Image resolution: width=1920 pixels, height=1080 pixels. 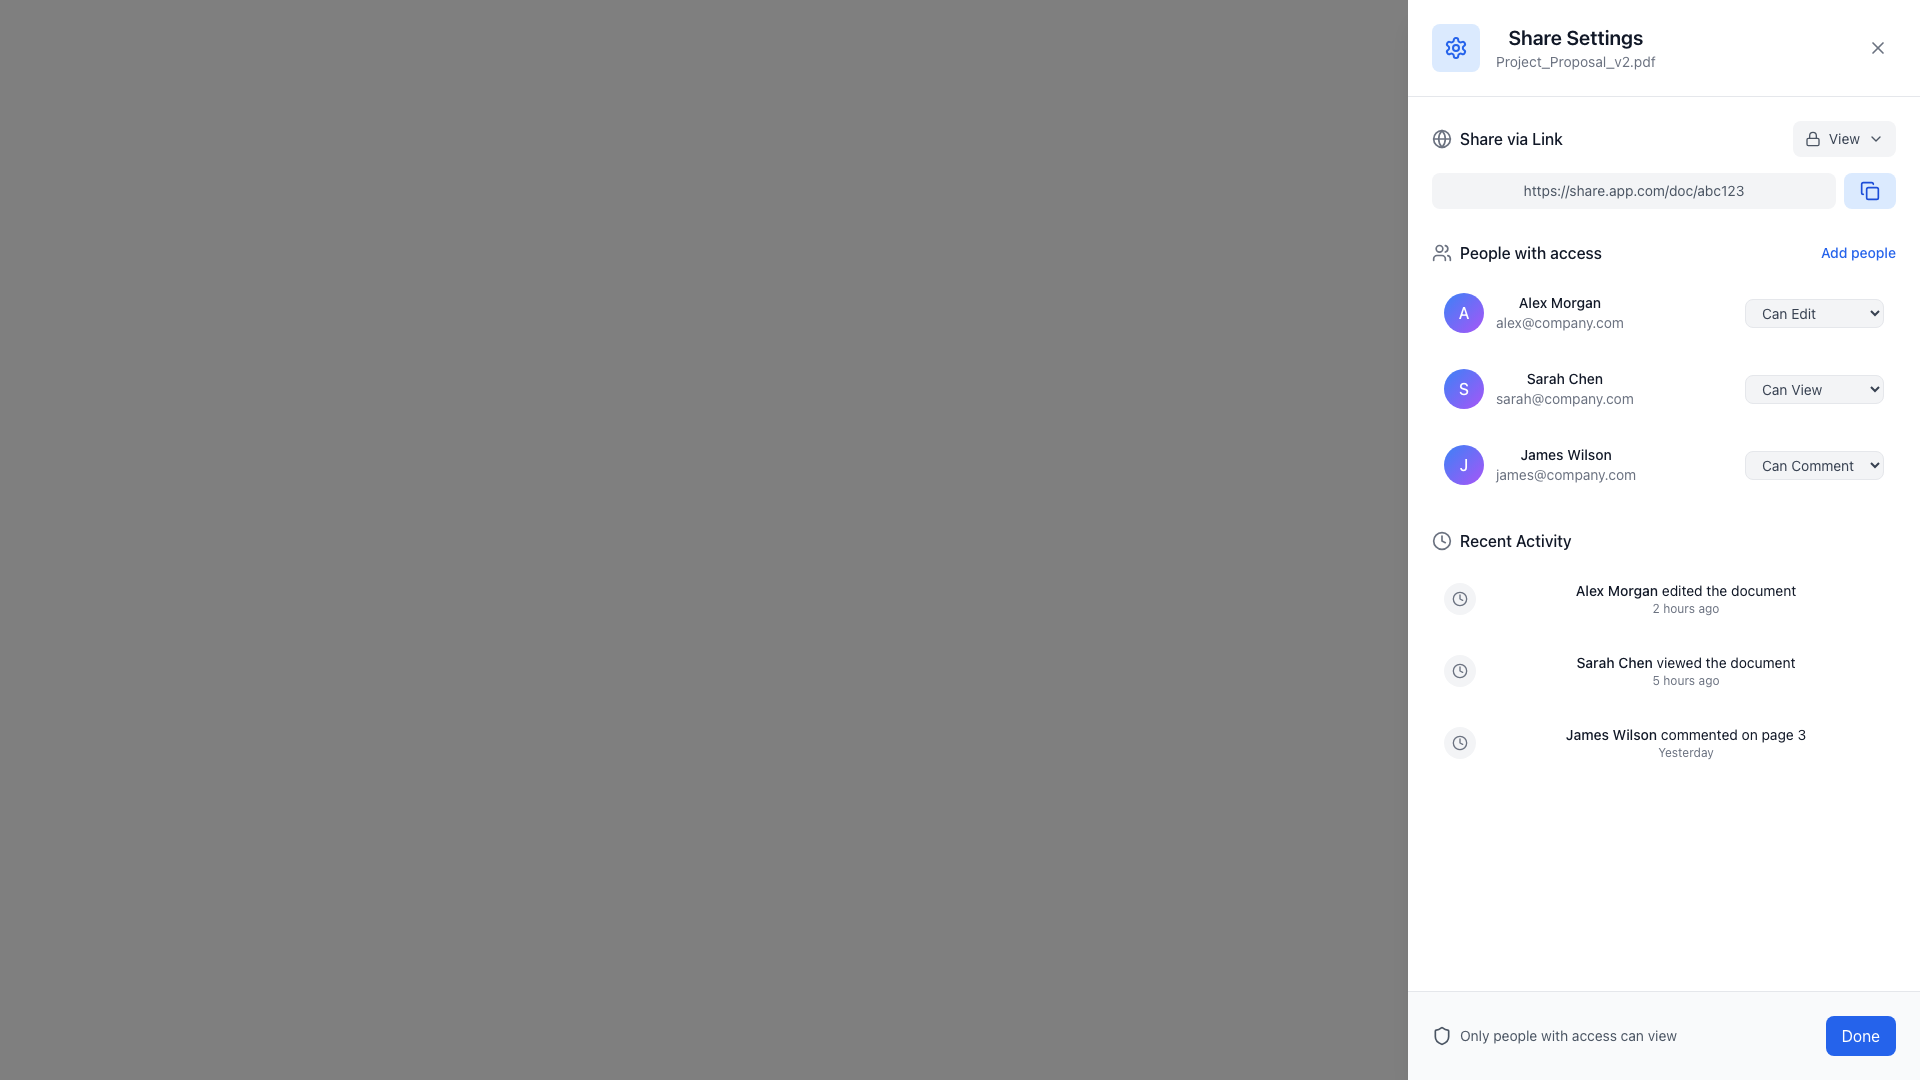 What do you see at coordinates (1559, 322) in the screenshot?
I see `the email text for user 'Alex Morgan' located below the name element` at bounding box center [1559, 322].